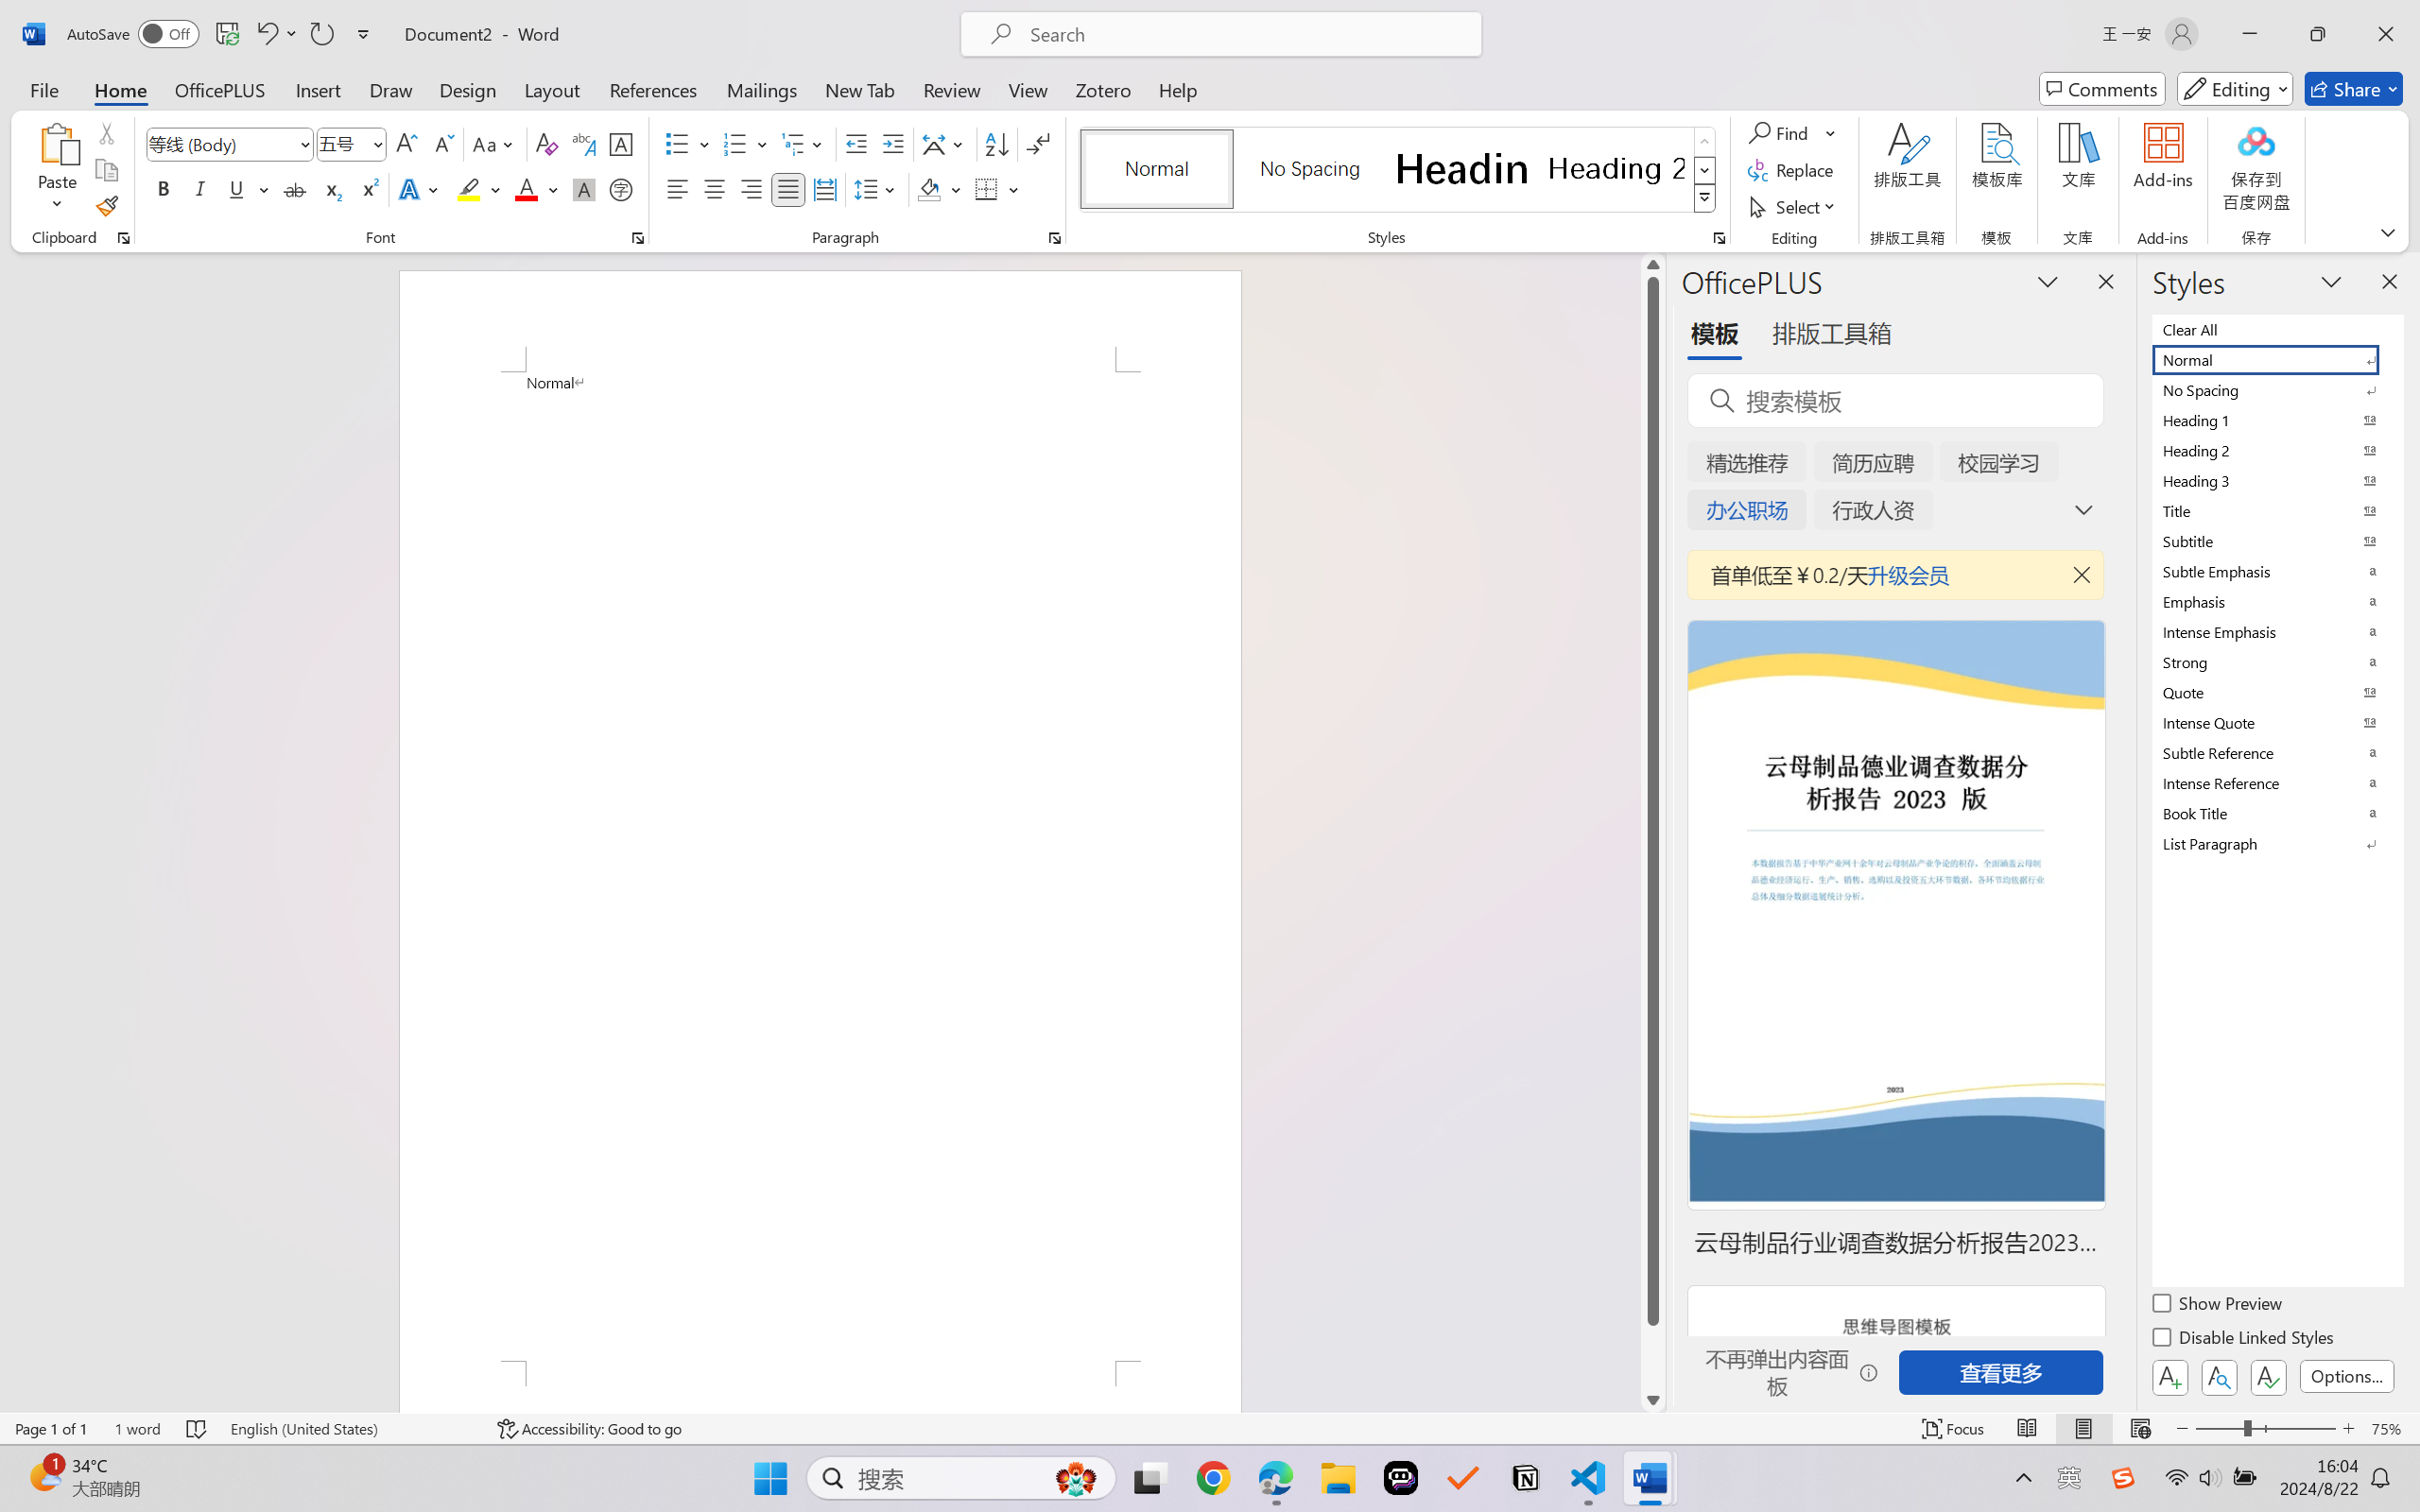 This screenshot has height=1512, width=2420. Describe the element at coordinates (2218, 1305) in the screenshot. I see `'Show Preview'` at that location.